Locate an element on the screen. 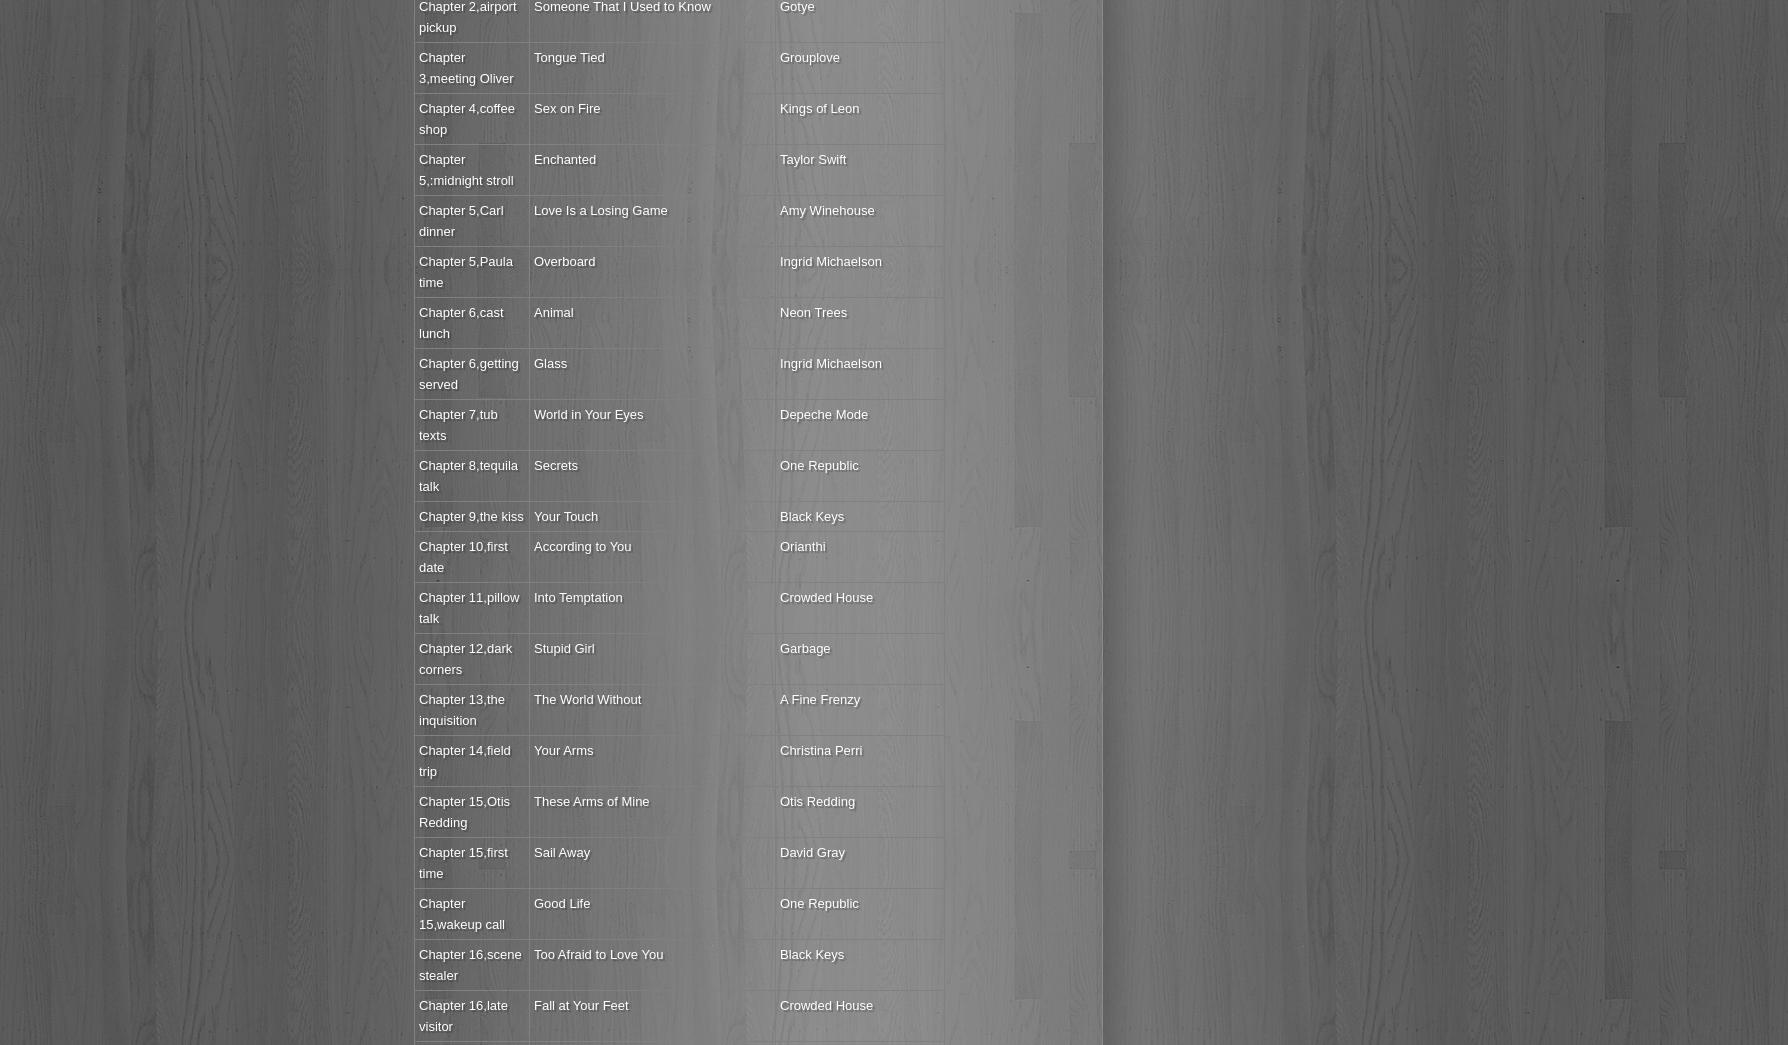  'Chapter 14,field trip' is located at coordinates (464, 760).